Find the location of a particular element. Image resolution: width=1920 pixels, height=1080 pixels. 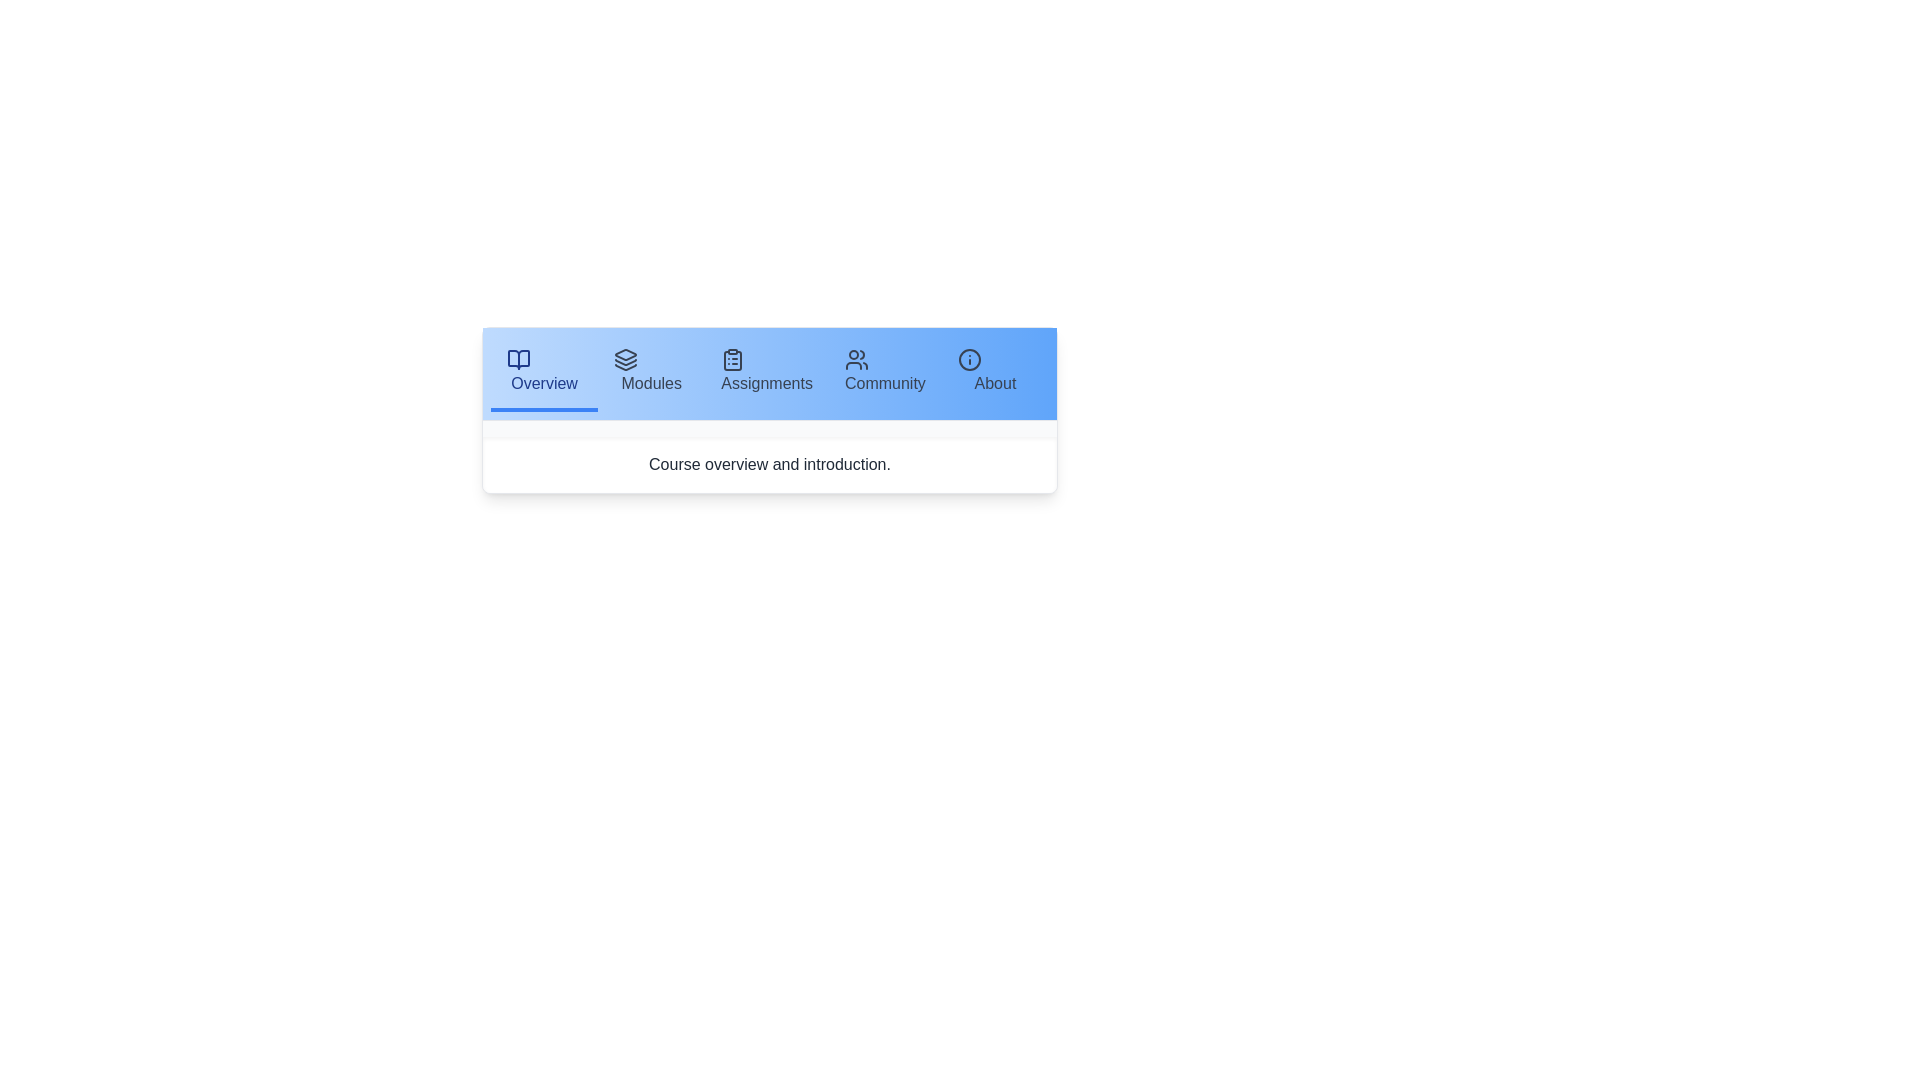

the 'Assignments' icon located centrally in the 'Assignments' tab of the navigation menu is located at coordinates (732, 358).